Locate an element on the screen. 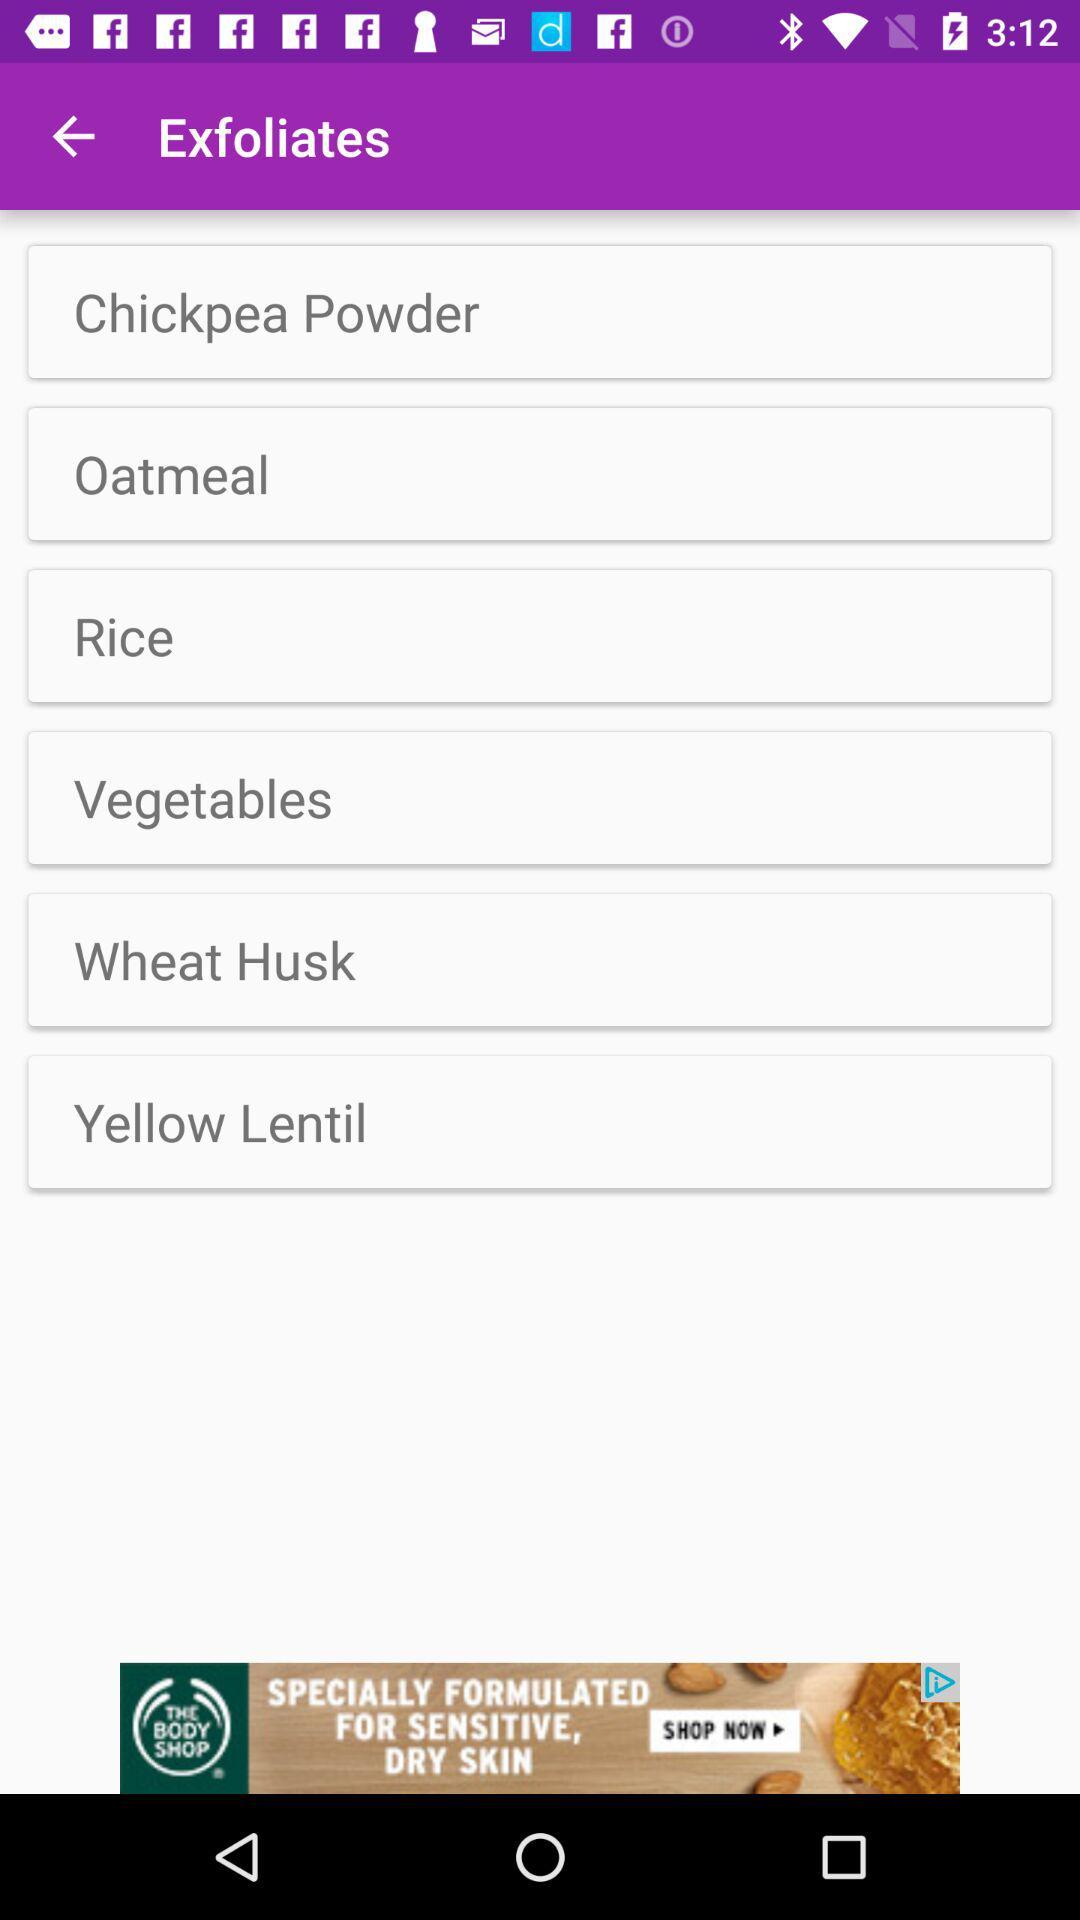 The width and height of the screenshot is (1080, 1920). the button which is below the rice is located at coordinates (540, 796).